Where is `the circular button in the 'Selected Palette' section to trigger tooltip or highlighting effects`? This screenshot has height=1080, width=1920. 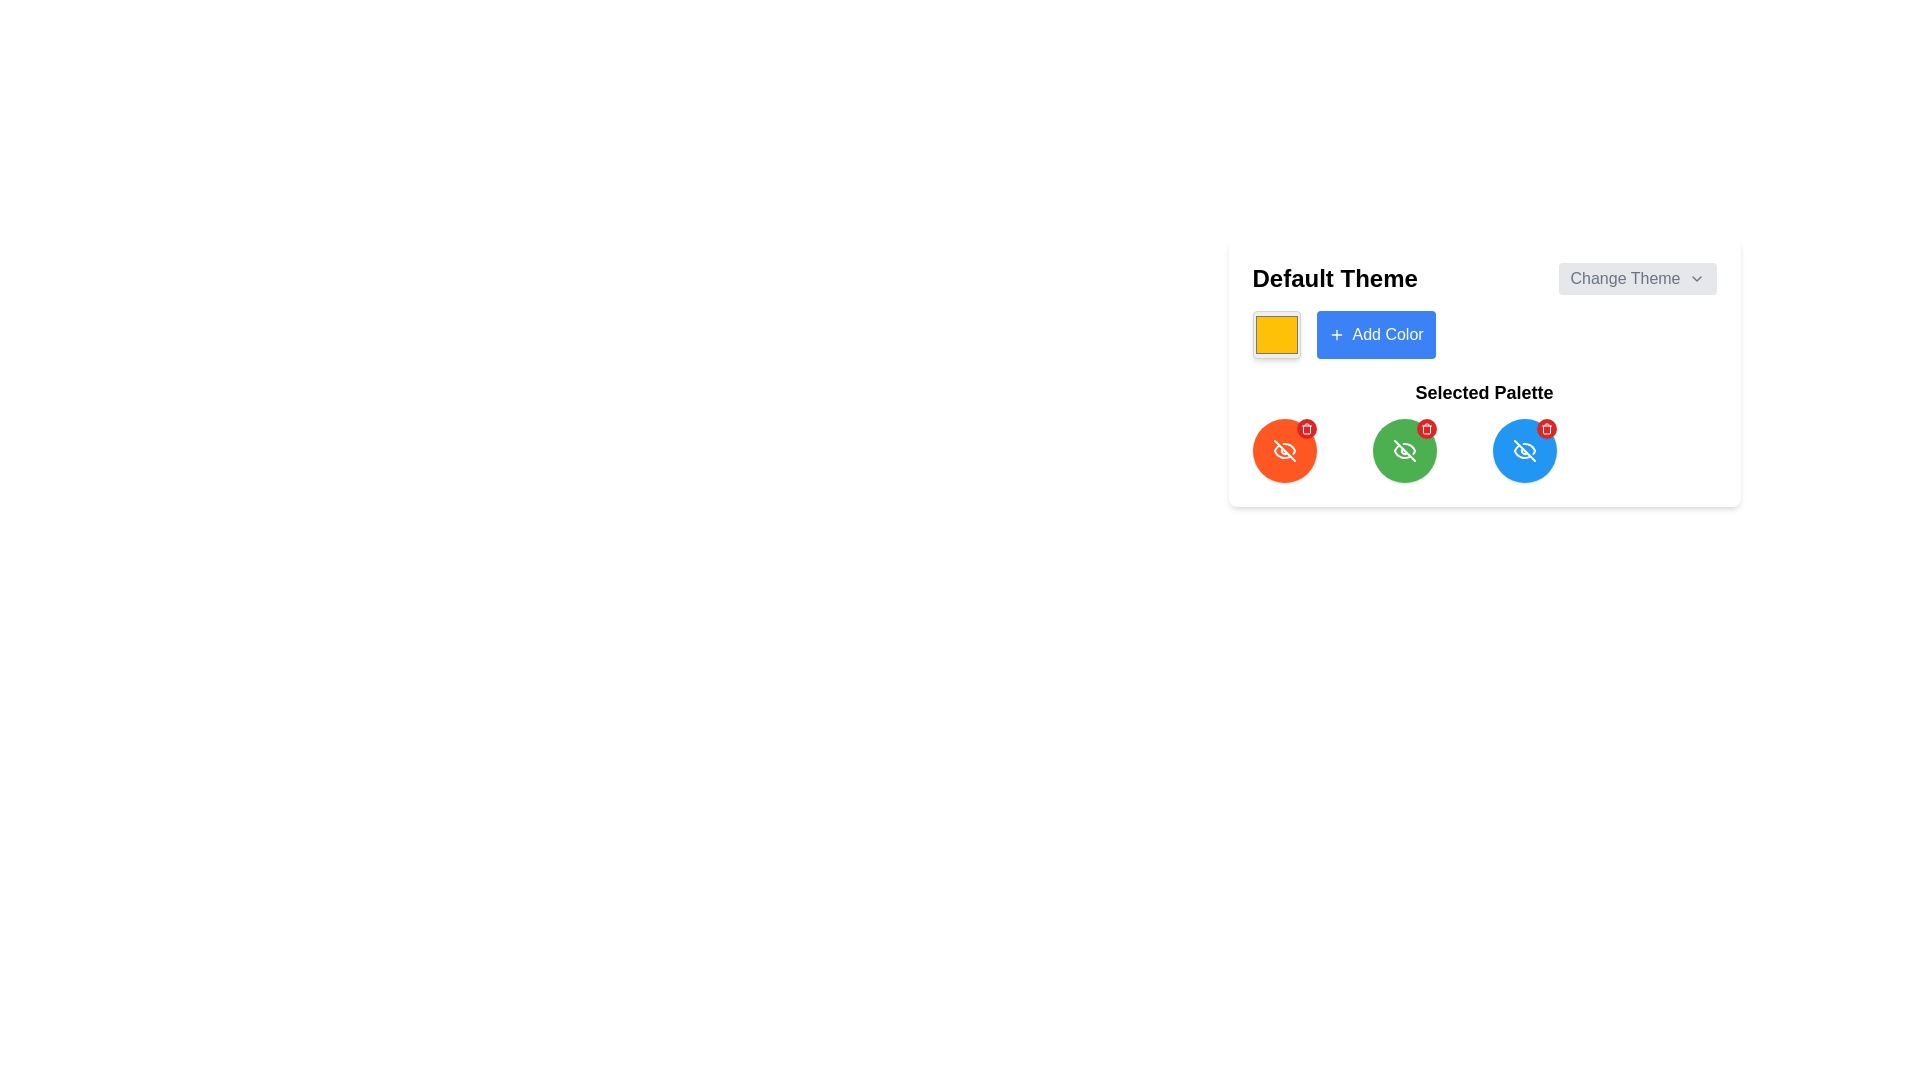
the circular button in the 'Selected Palette' section to trigger tooltip or highlighting effects is located at coordinates (1284, 451).